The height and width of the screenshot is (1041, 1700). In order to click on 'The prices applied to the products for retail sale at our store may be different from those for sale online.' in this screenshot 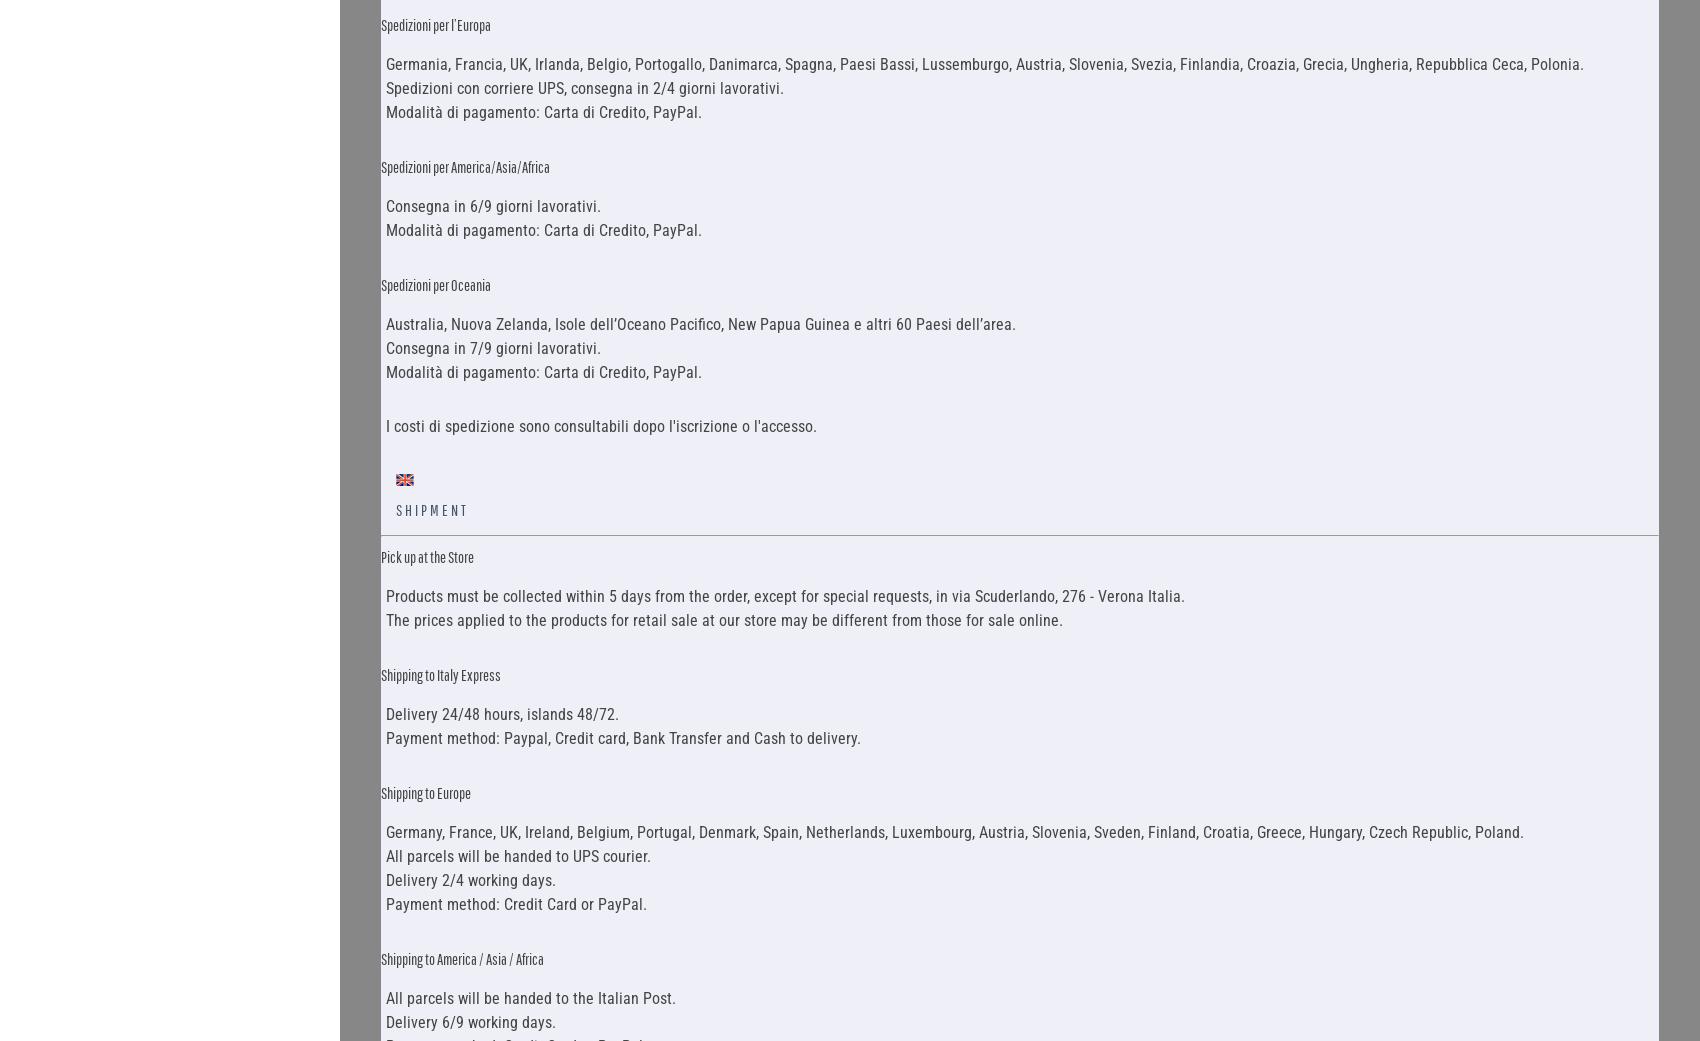, I will do `click(723, 619)`.